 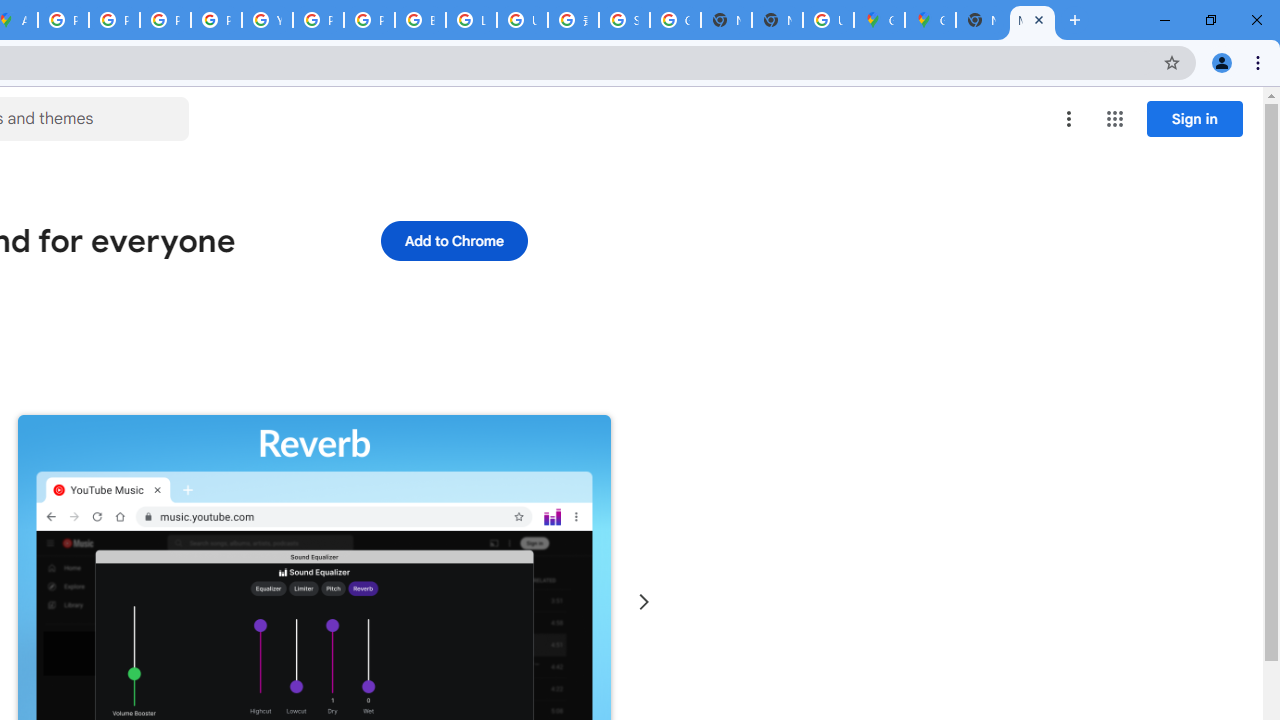 I want to click on 'Policy Accountability and Transparency - Transparency Center', so click(x=64, y=20).